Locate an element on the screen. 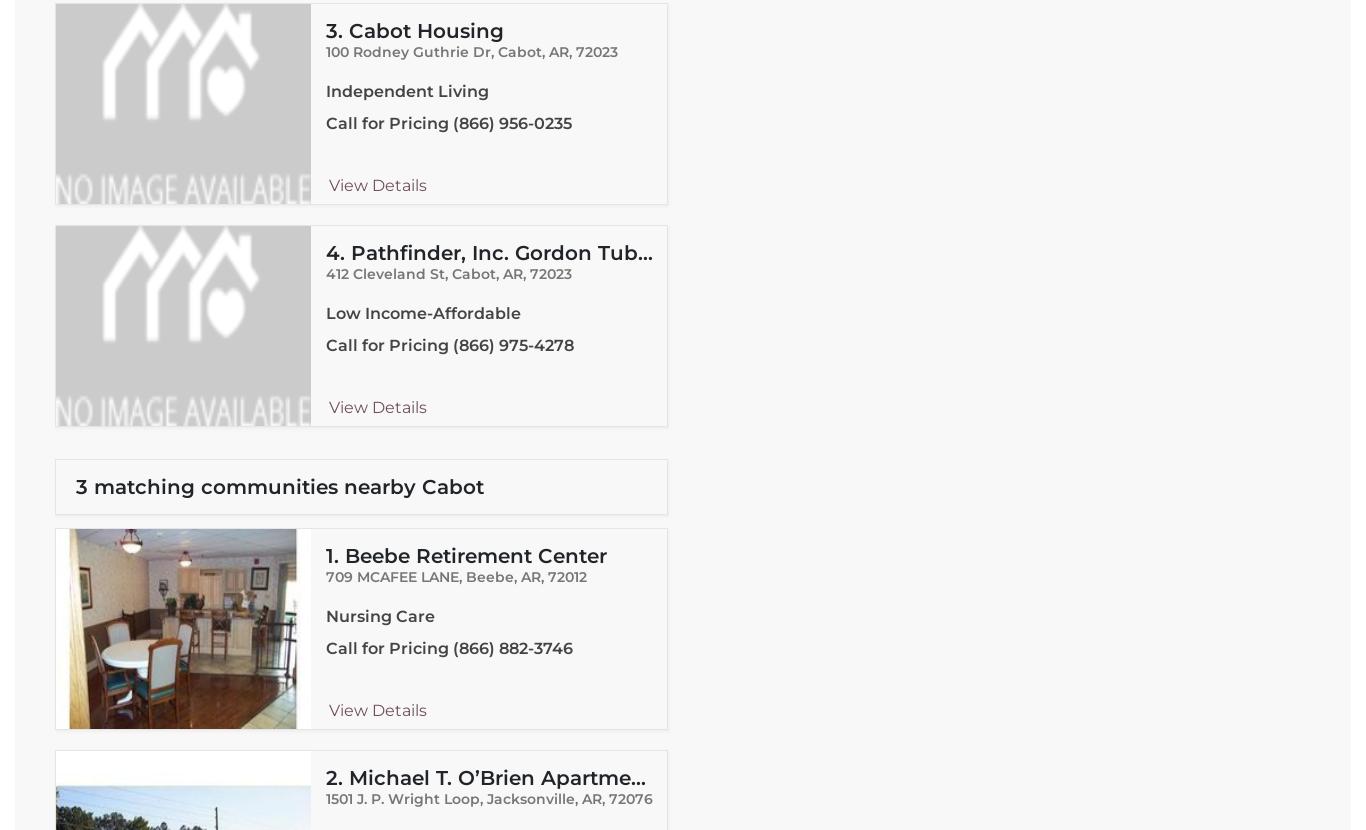 The height and width of the screenshot is (830, 1366). 'Beebe' is located at coordinates (489, 576).